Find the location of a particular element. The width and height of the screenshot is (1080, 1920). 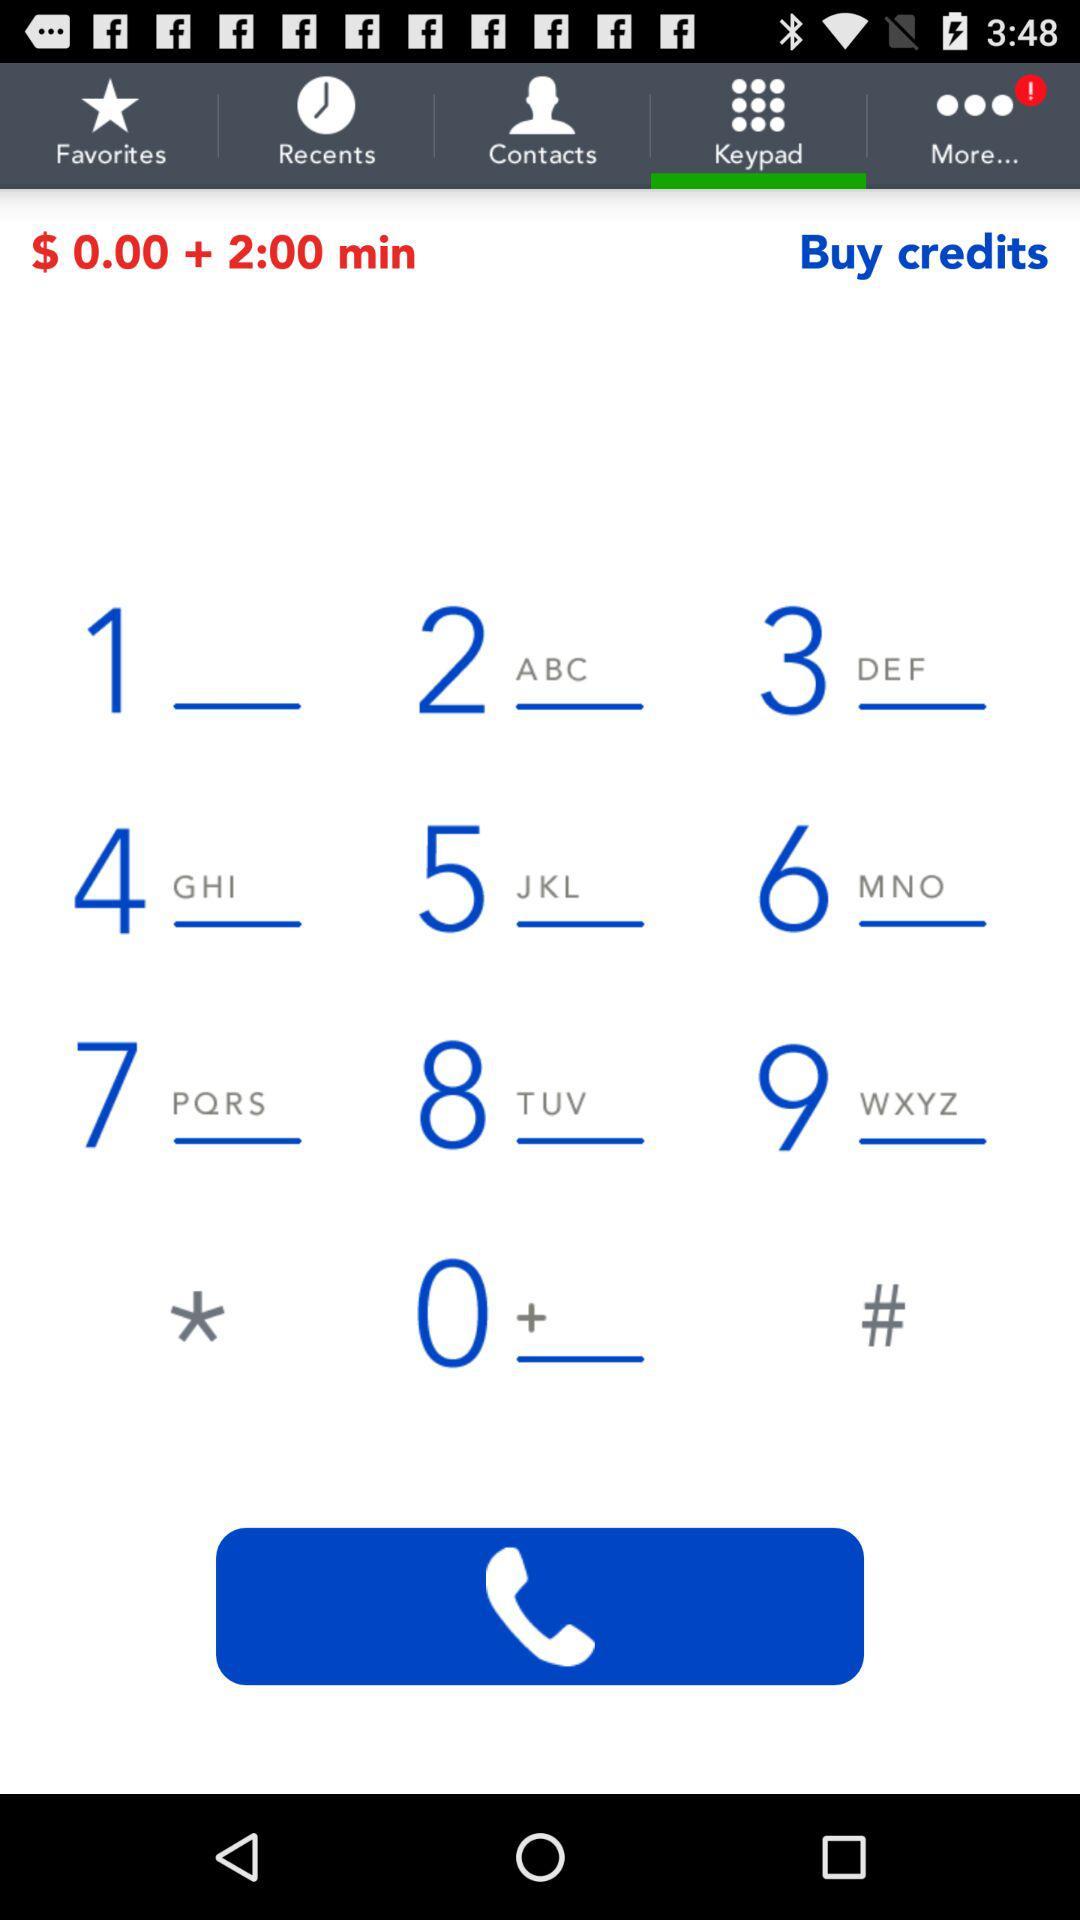

buy credits button is located at coordinates (923, 251).